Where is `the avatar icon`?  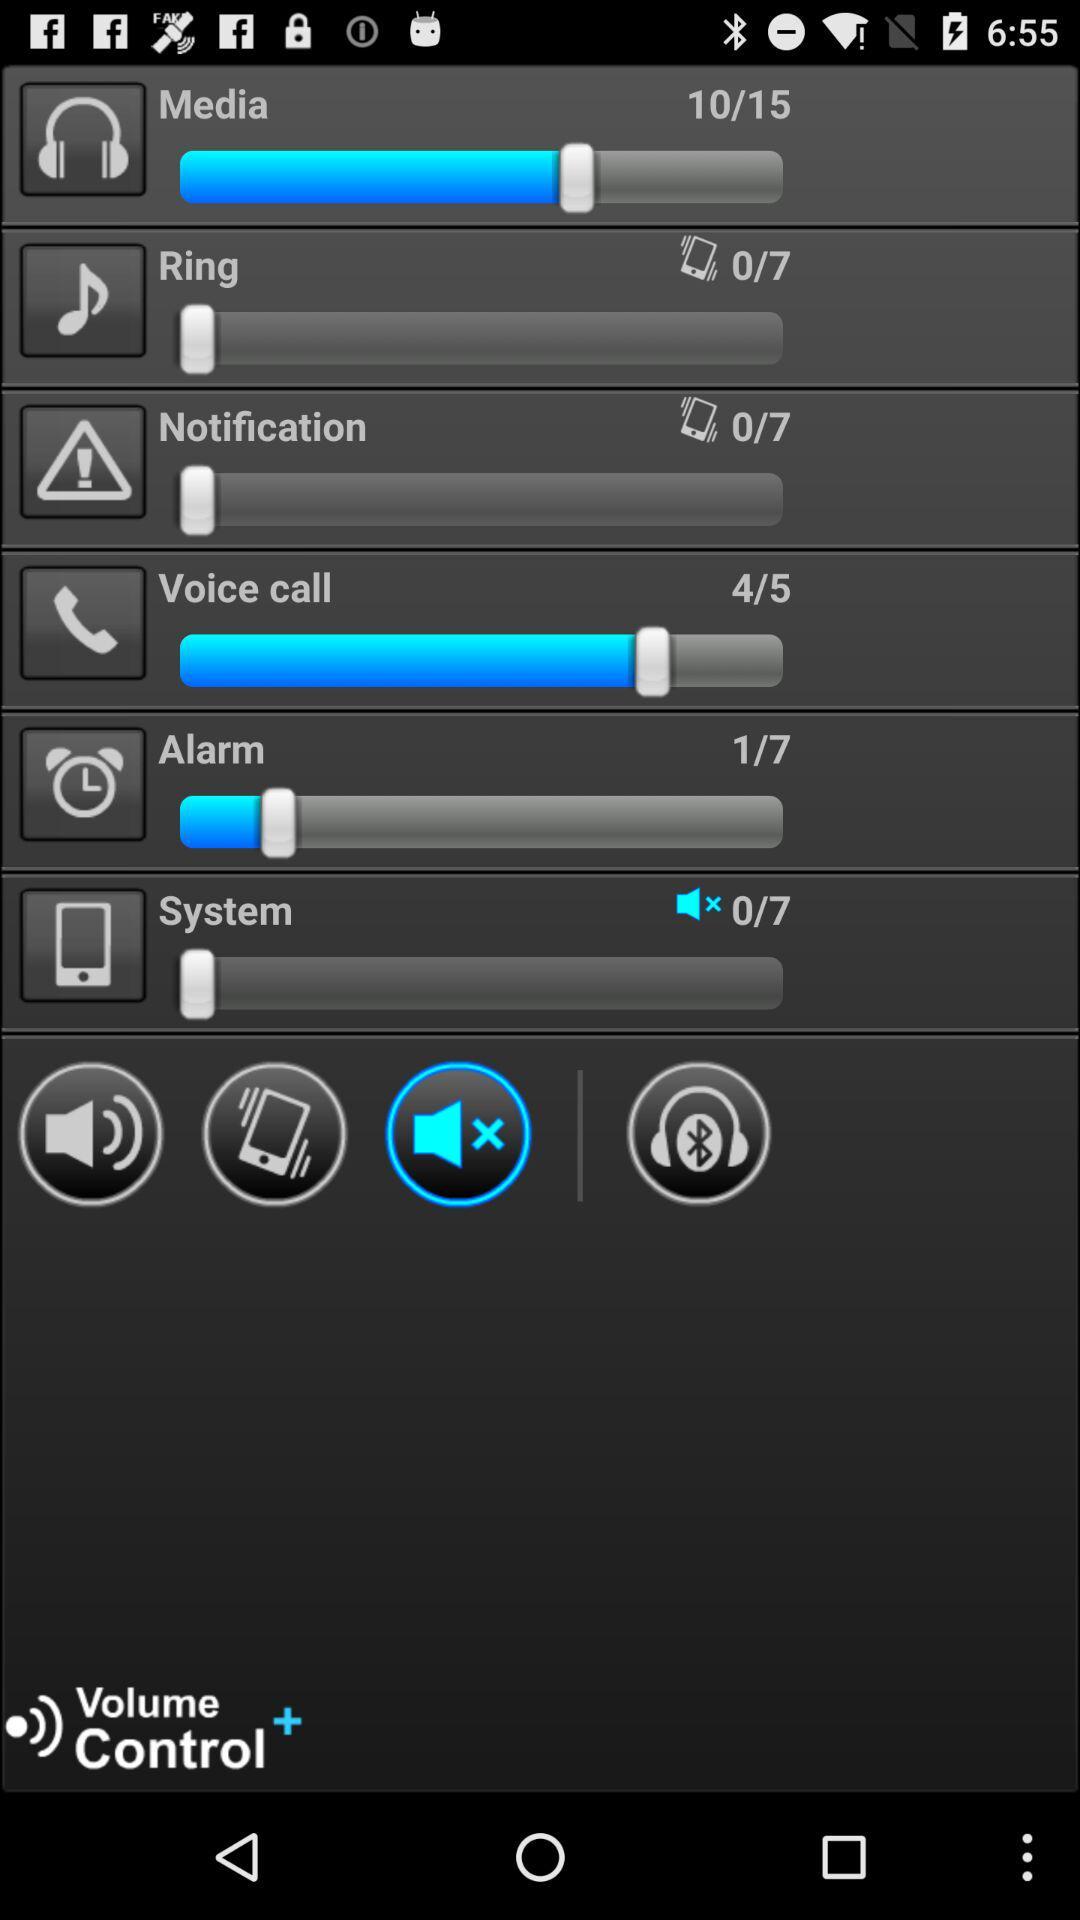 the avatar icon is located at coordinates (82, 148).